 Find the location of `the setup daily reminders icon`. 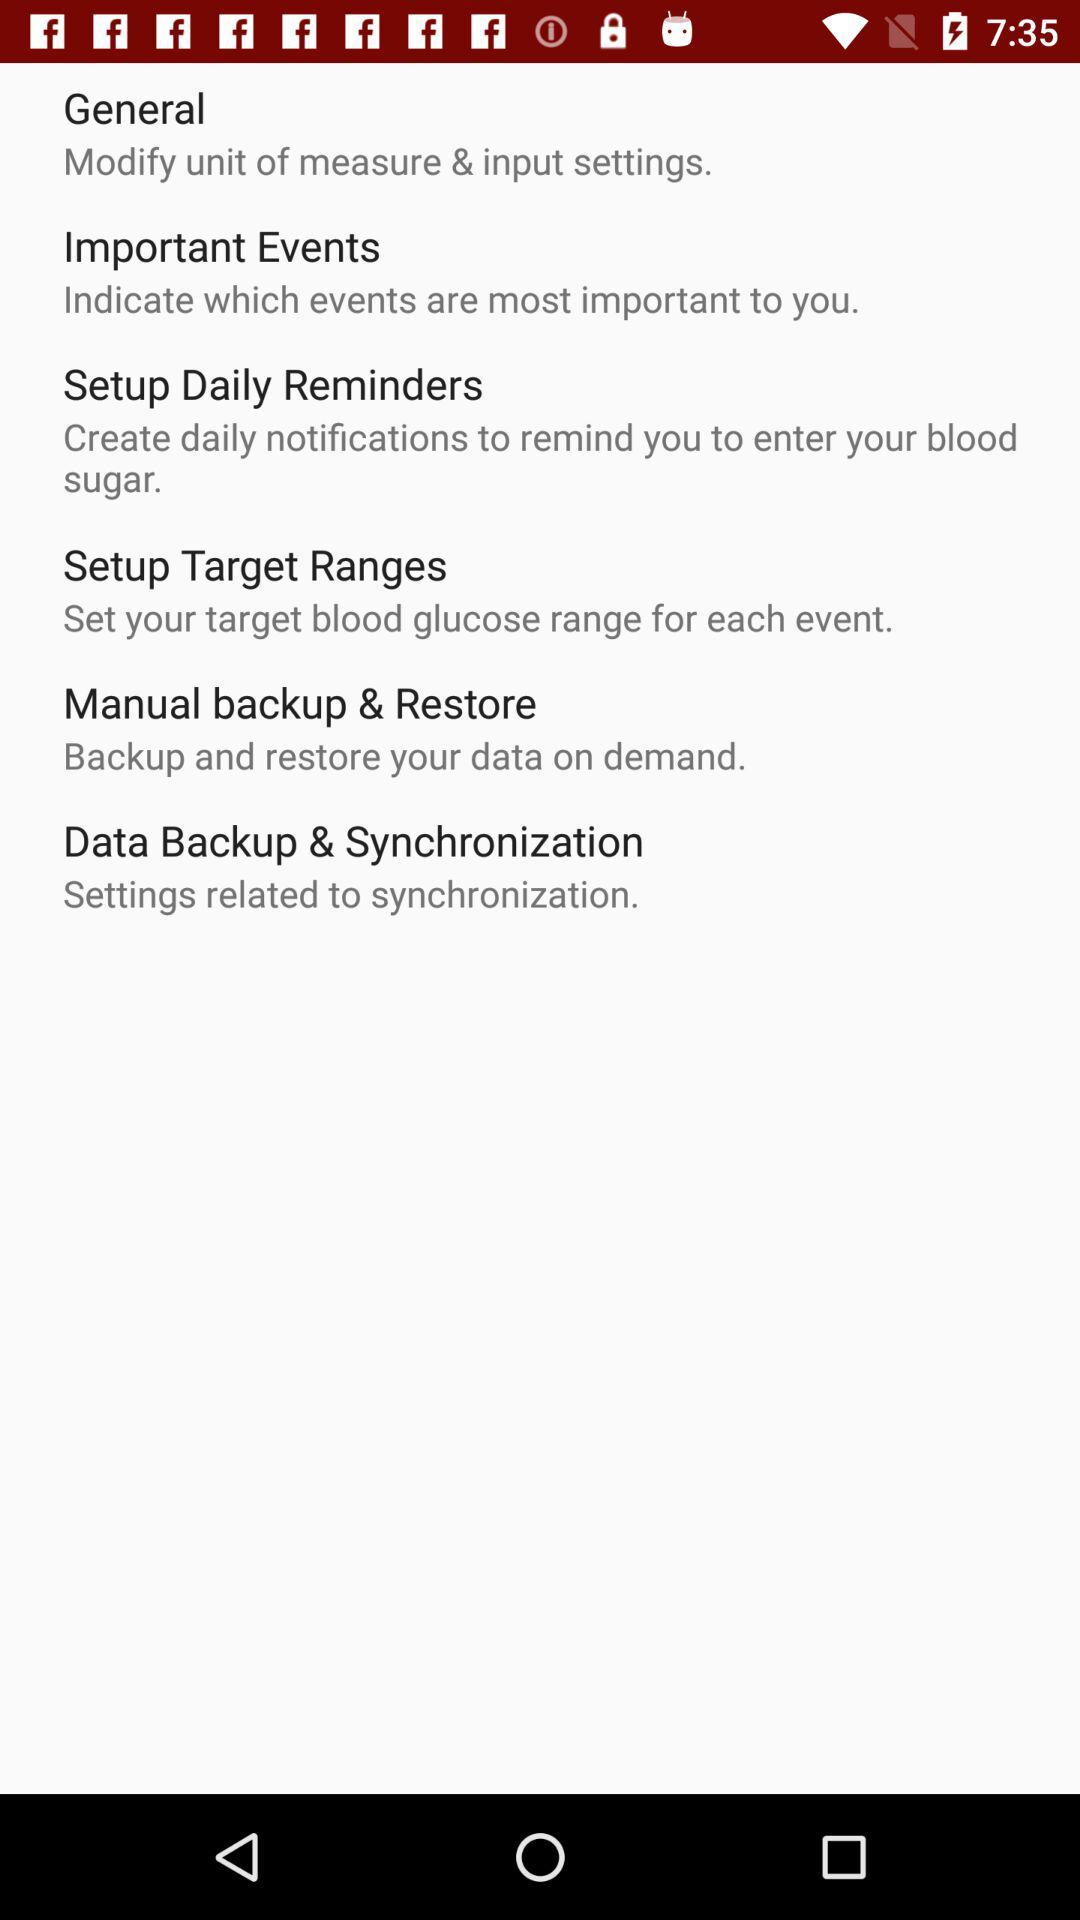

the setup daily reminders icon is located at coordinates (273, 383).